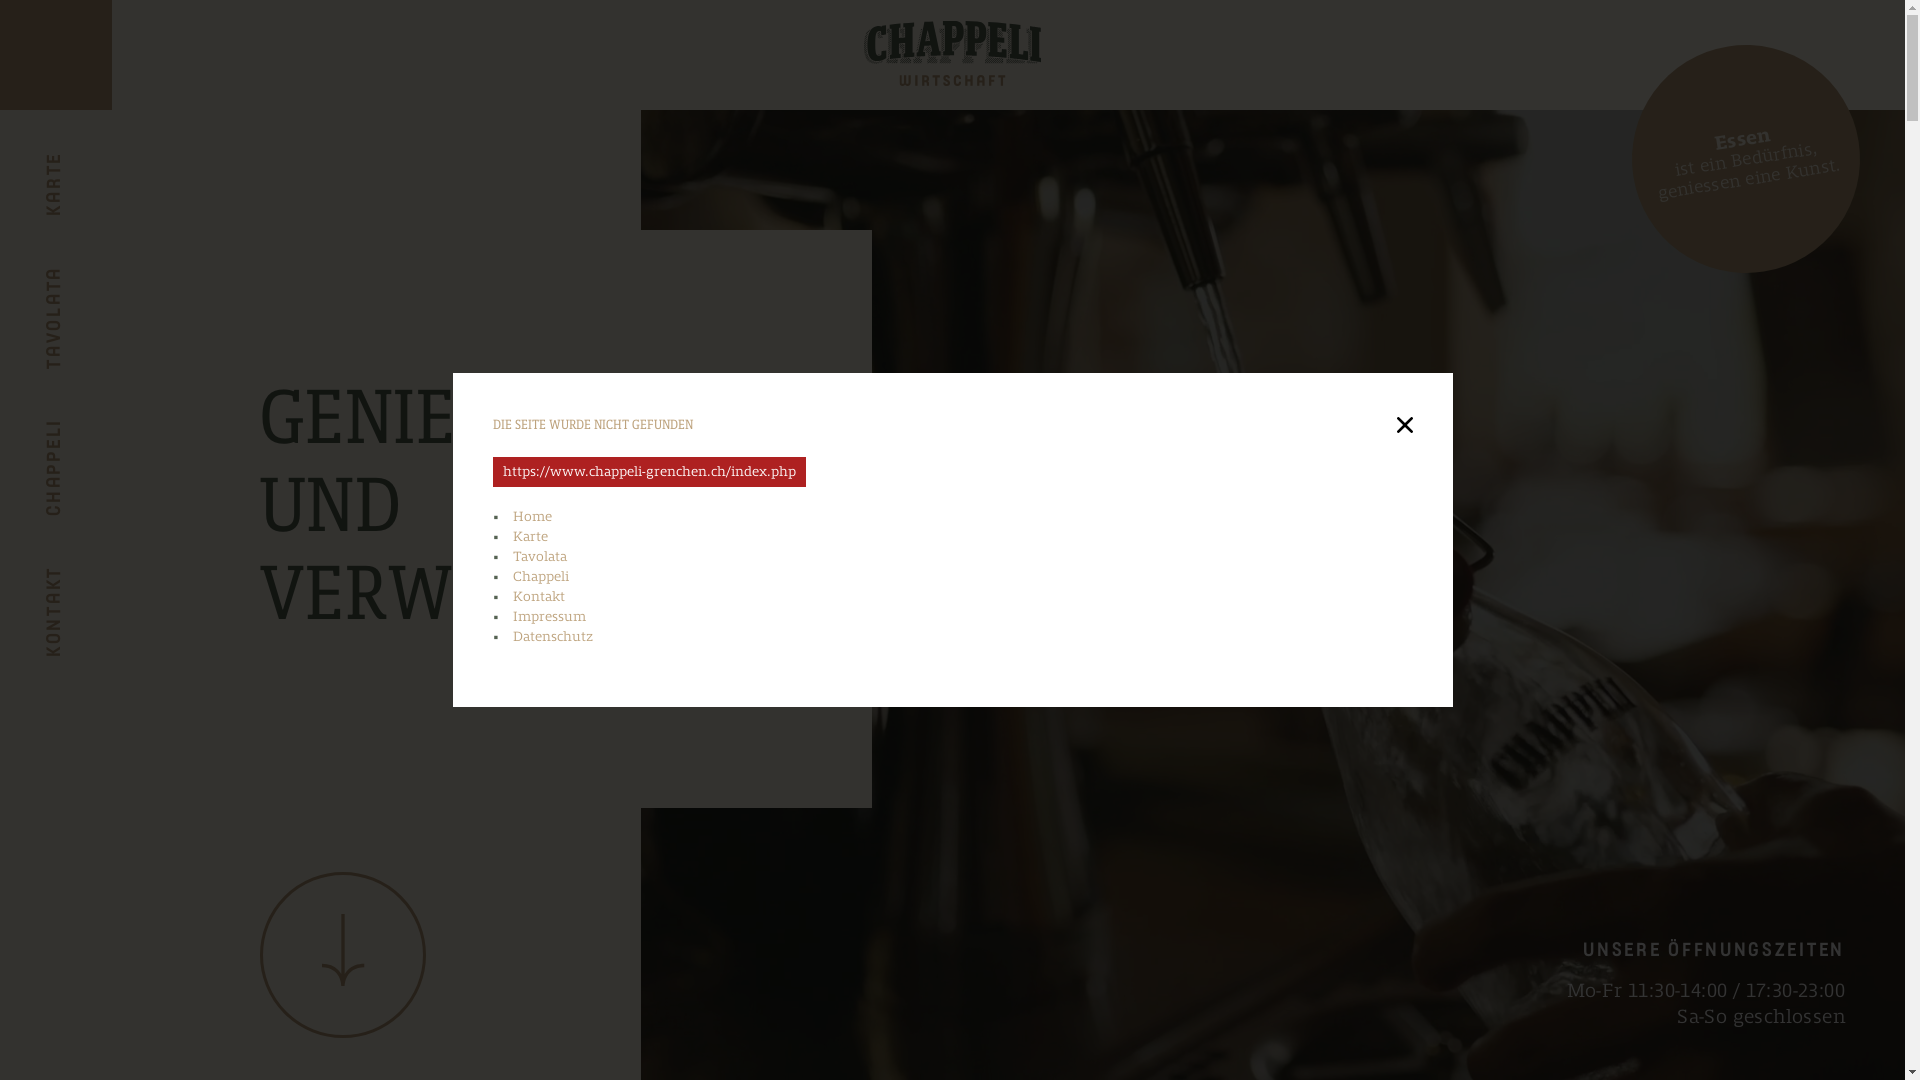 The height and width of the screenshot is (1080, 1920). Describe the element at coordinates (88, 433) in the screenshot. I see `'CHAPPELI'` at that location.